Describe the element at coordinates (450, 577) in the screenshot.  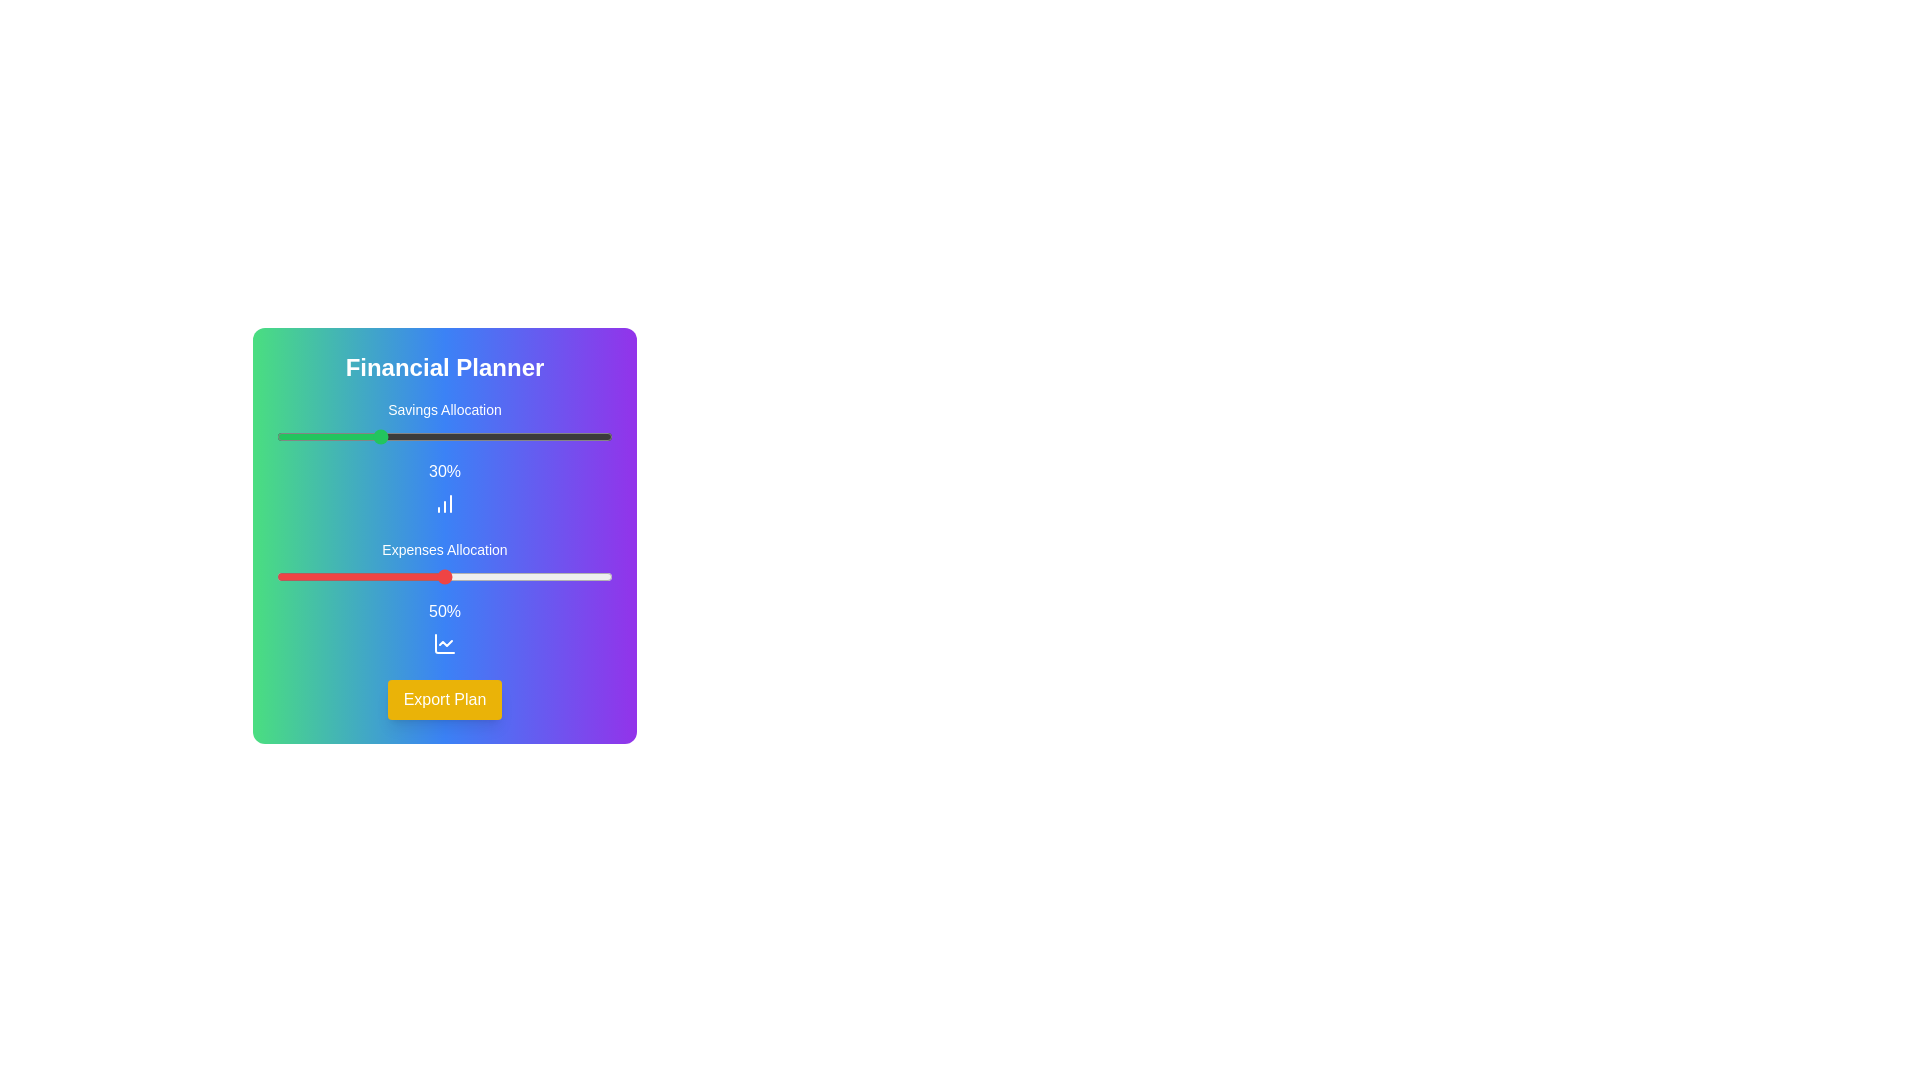
I see `the Expenses Allocation slider` at that location.